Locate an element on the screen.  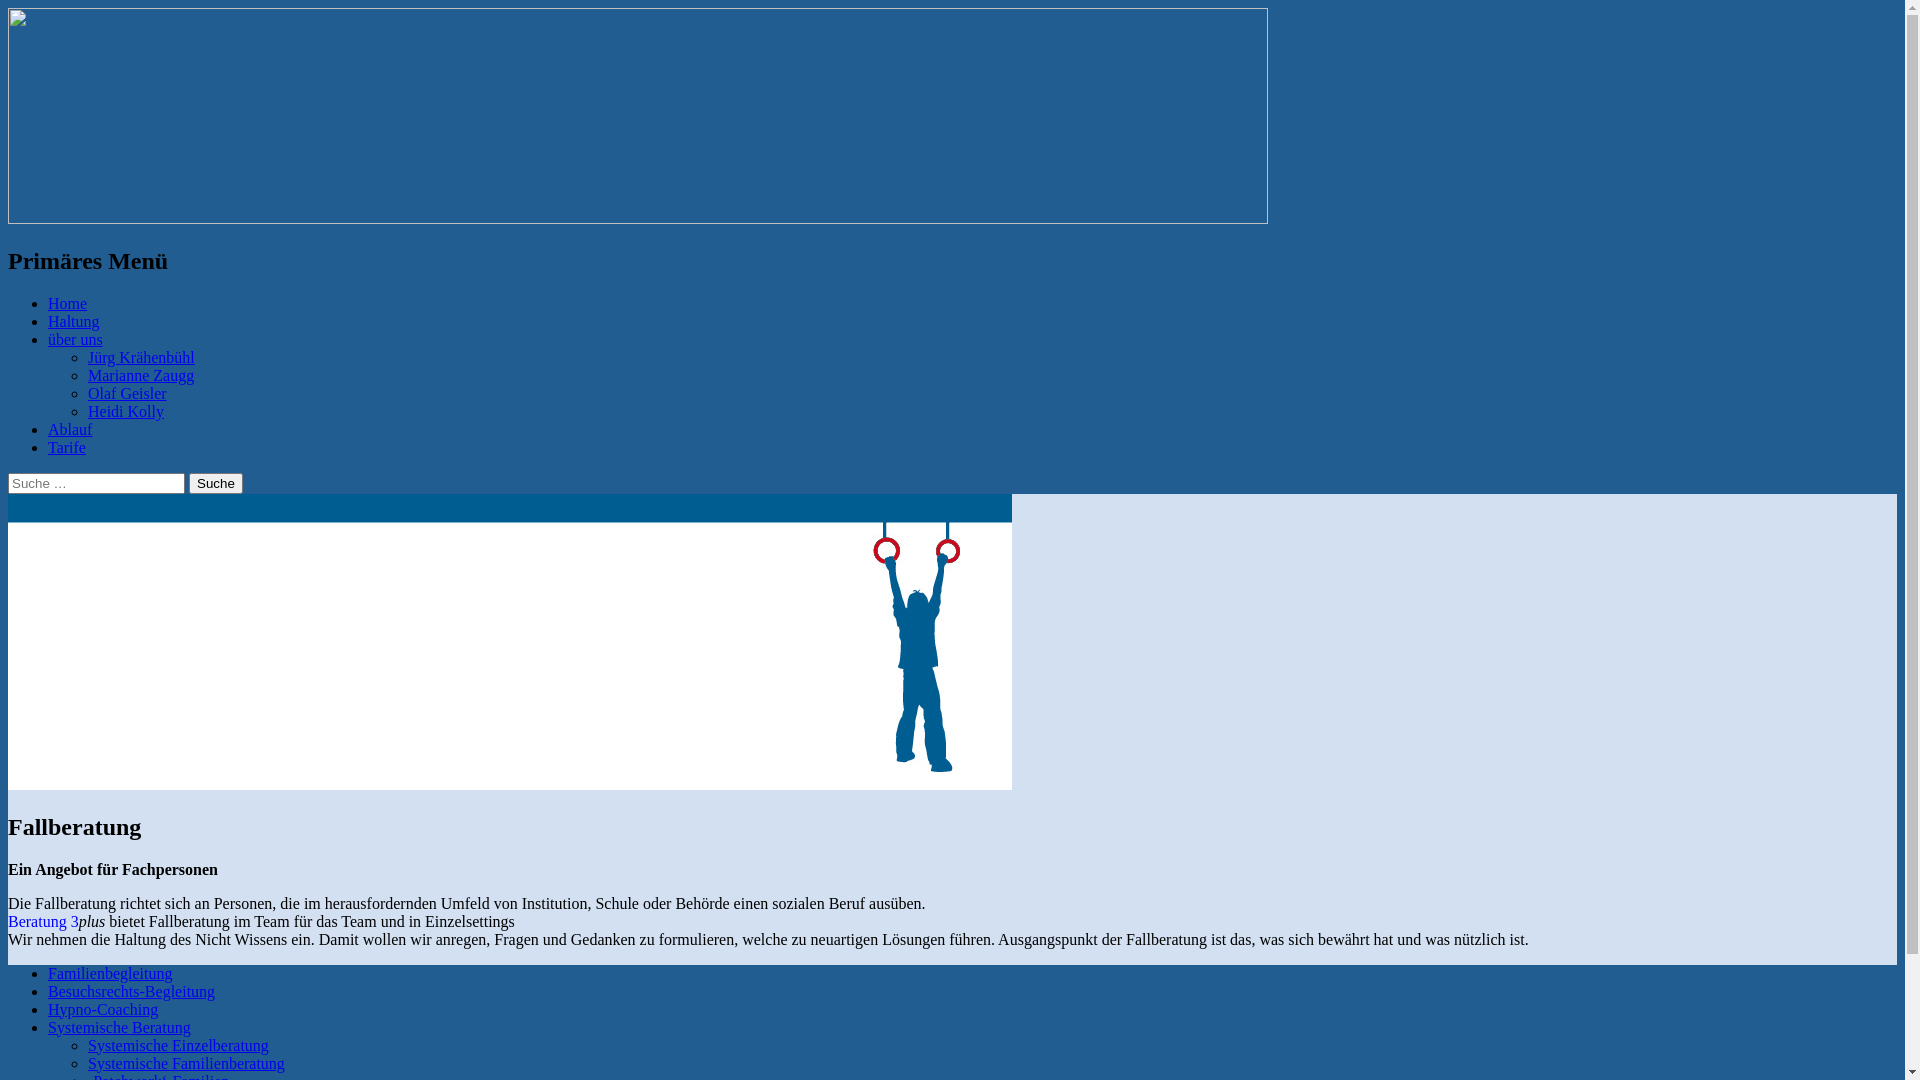
'Systemische Beratung' is located at coordinates (118, 1027).